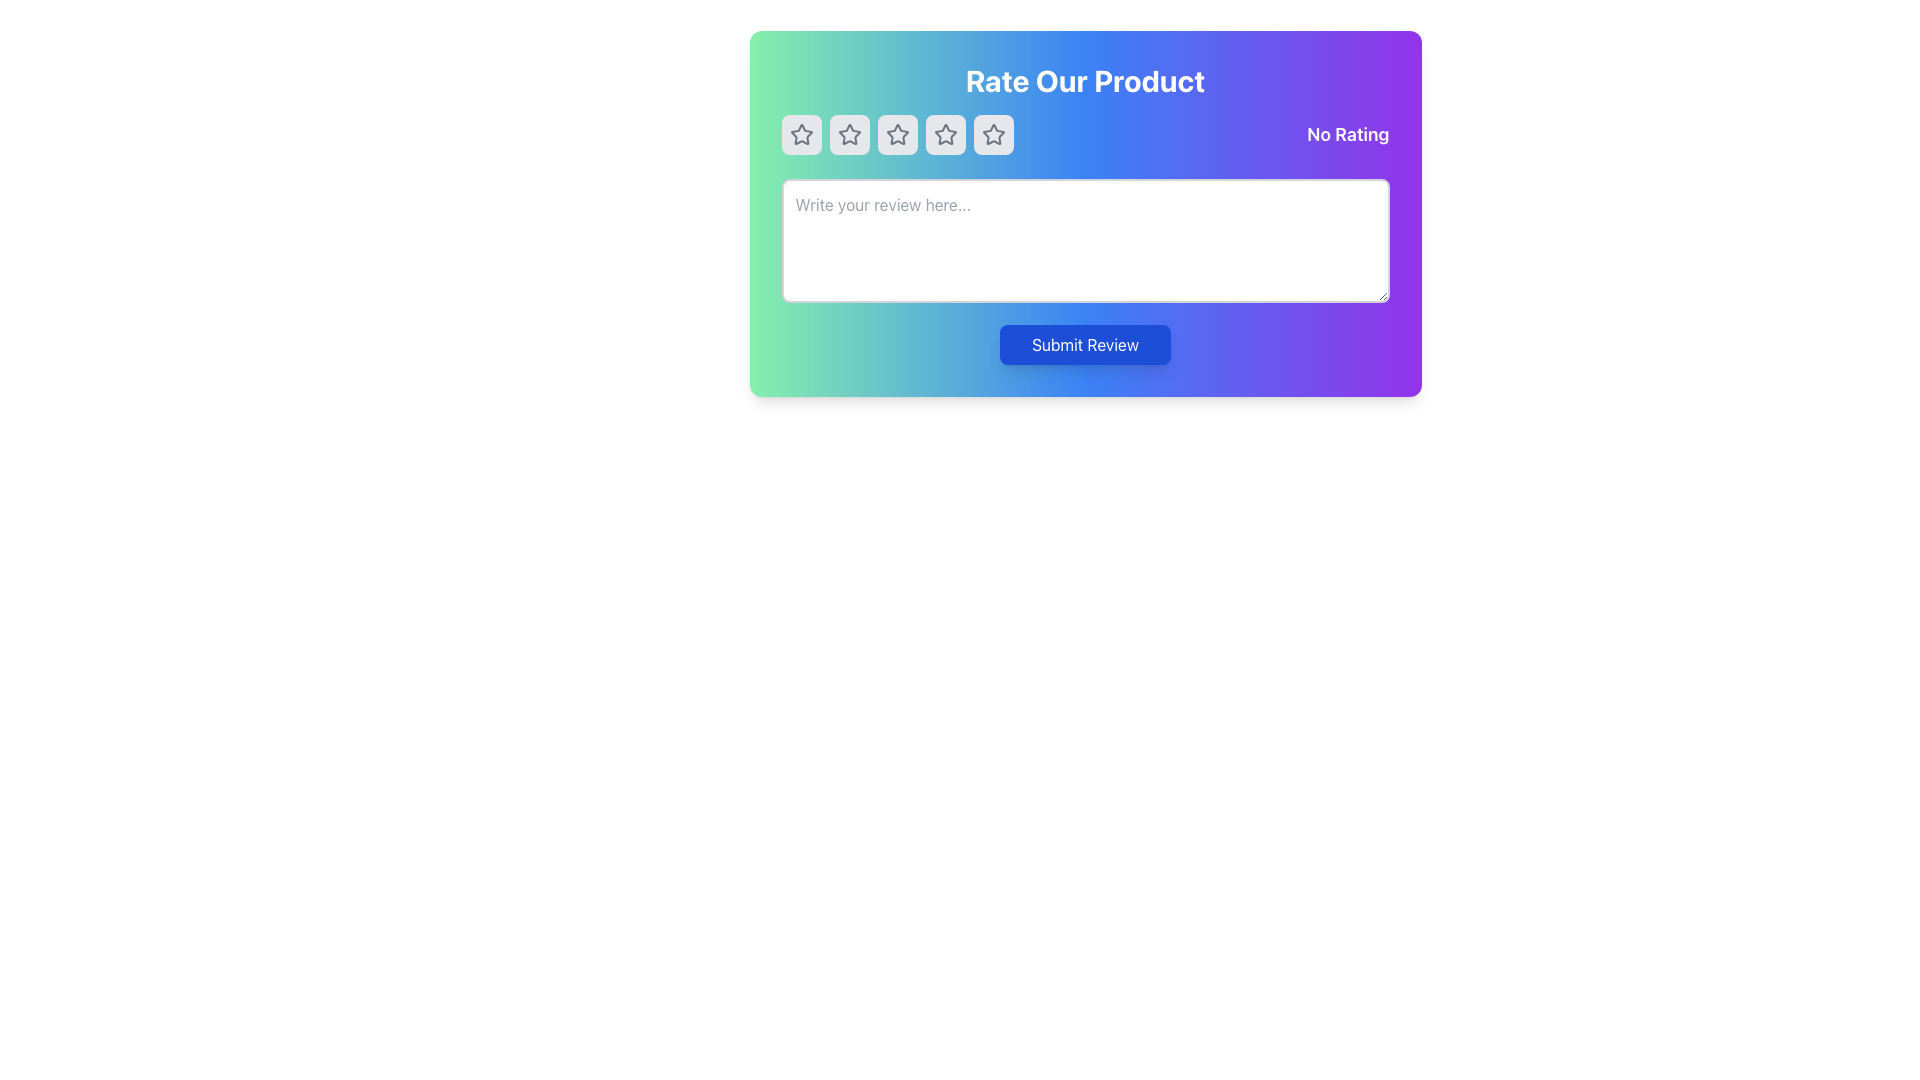 This screenshot has height=1080, width=1920. I want to click on the fourth star-shaped icon from the left to rate the product, so click(993, 134).